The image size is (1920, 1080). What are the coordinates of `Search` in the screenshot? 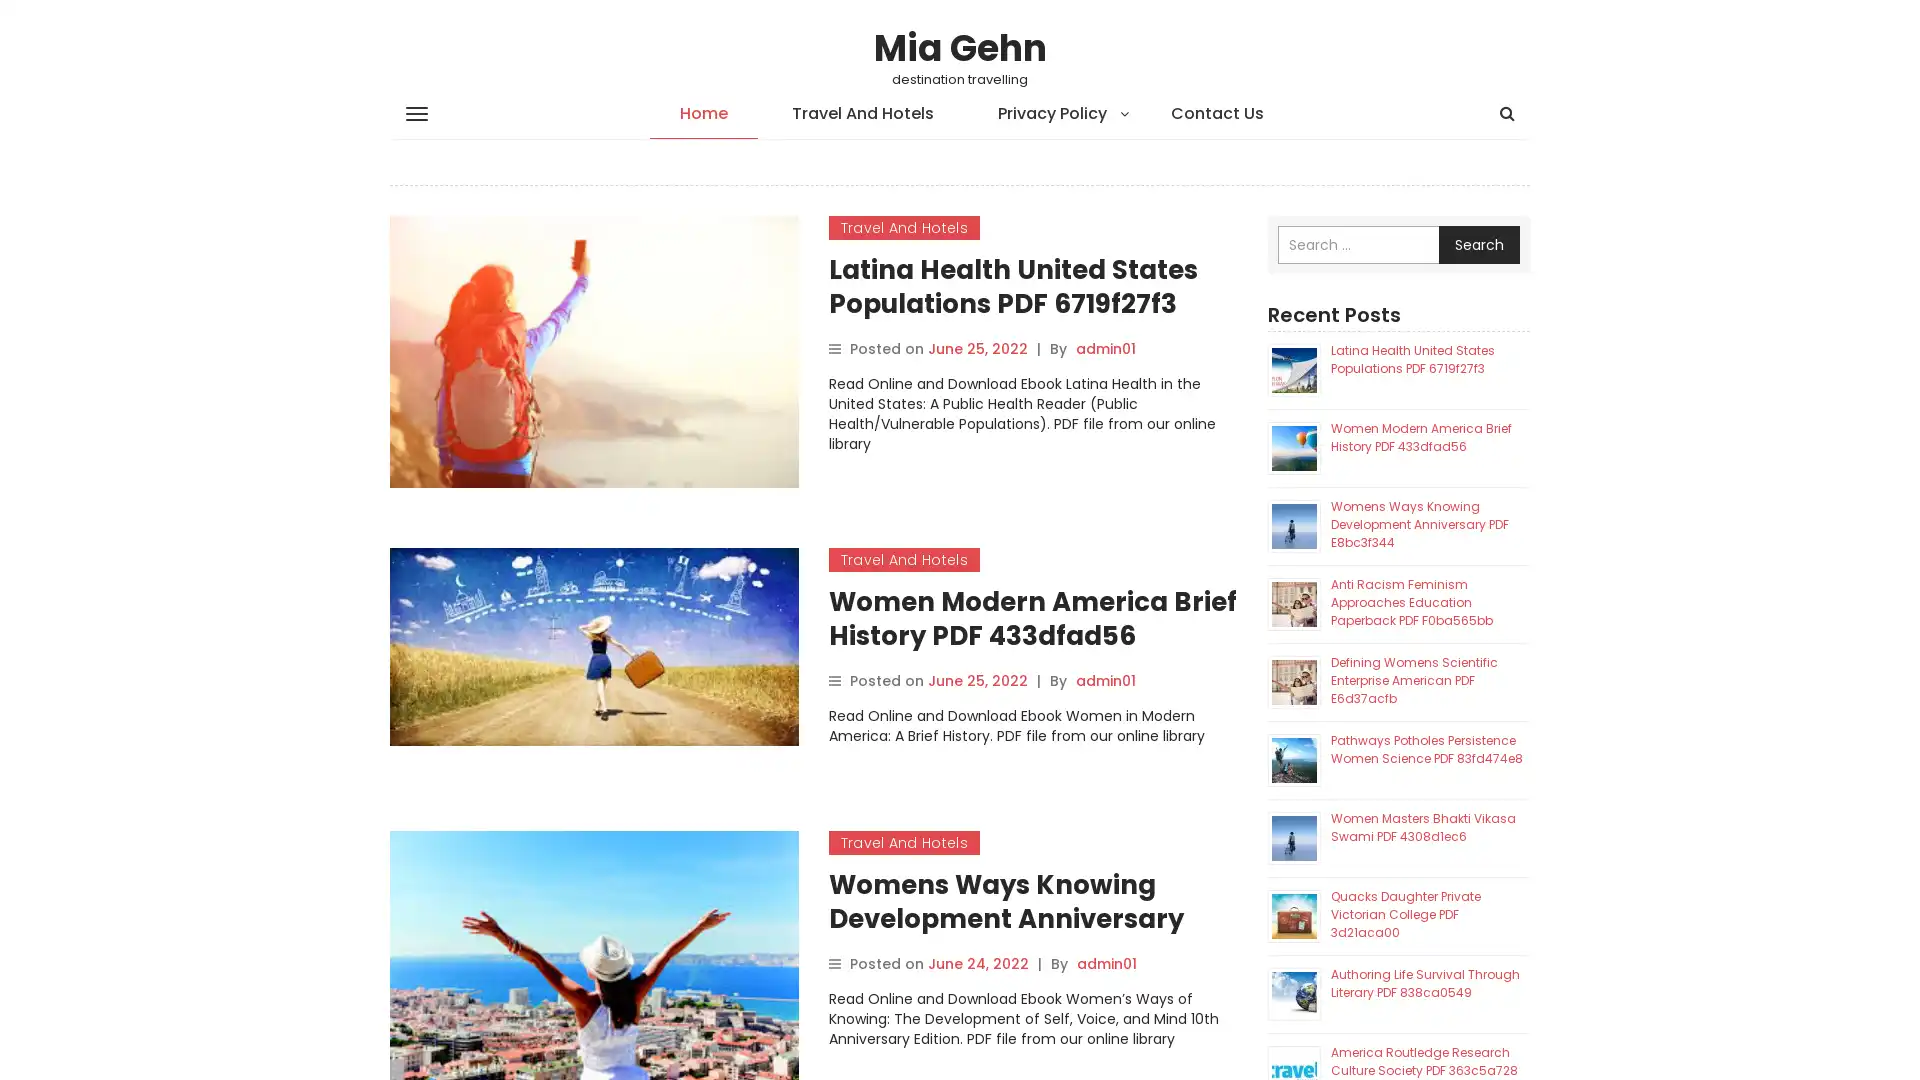 It's located at (1479, 244).